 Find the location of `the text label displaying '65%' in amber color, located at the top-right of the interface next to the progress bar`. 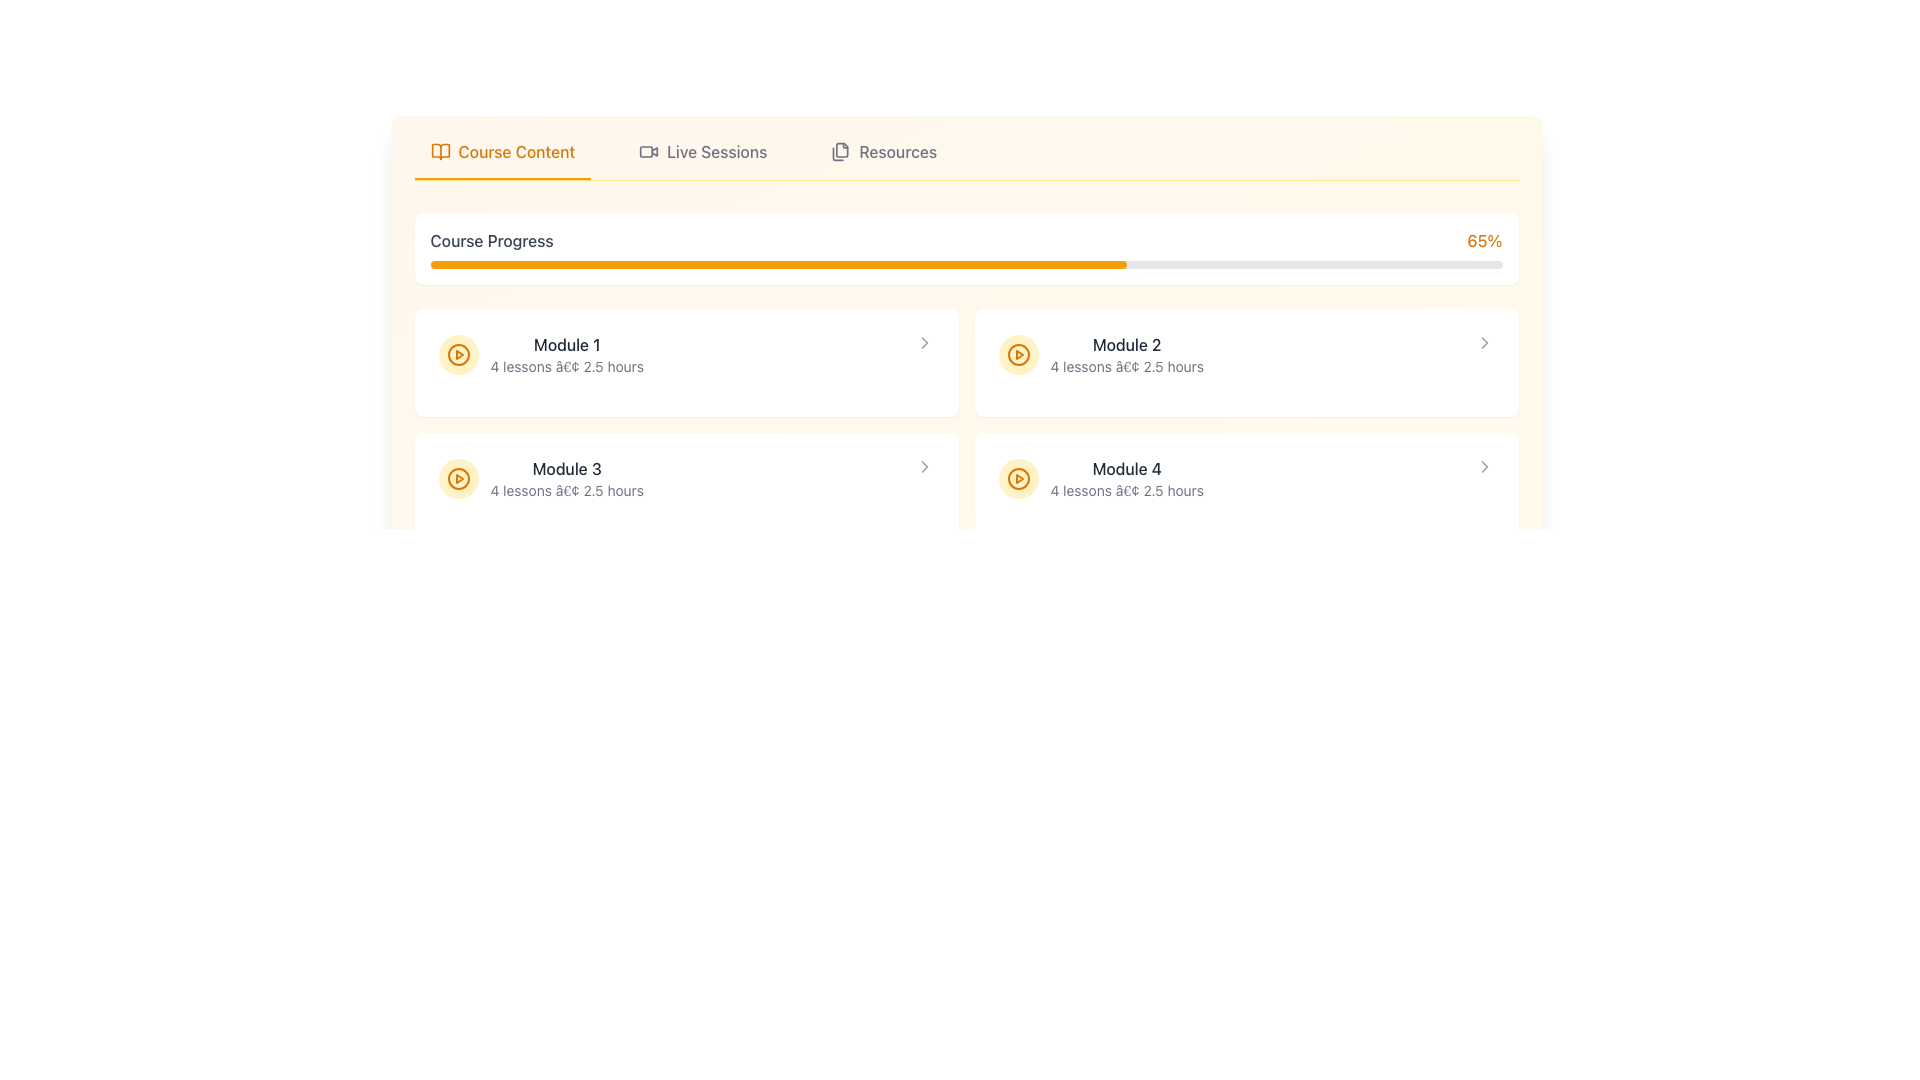

the text label displaying '65%' in amber color, located at the top-right of the interface next to the progress bar is located at coordinates (1484, 239).